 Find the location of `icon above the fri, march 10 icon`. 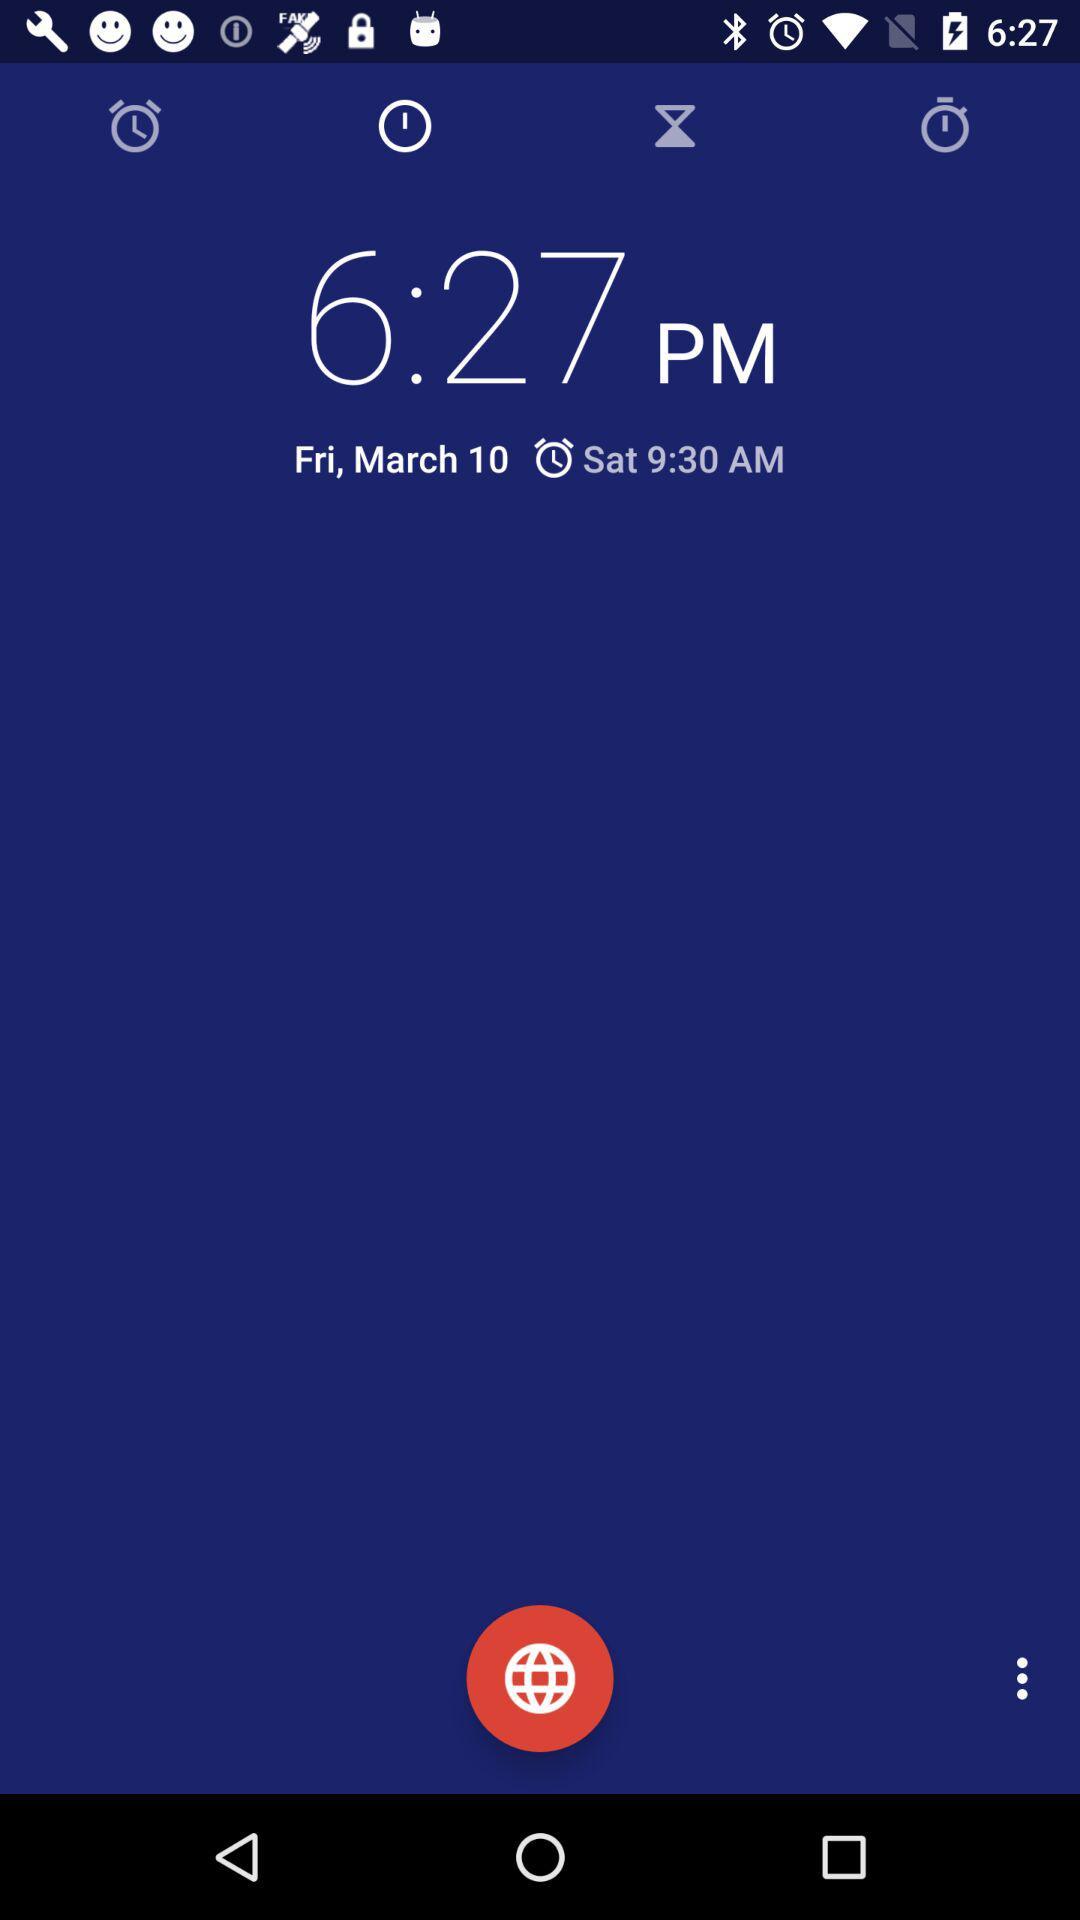

icon above the fri, march 10 icon is located at coordinates (540, 310).